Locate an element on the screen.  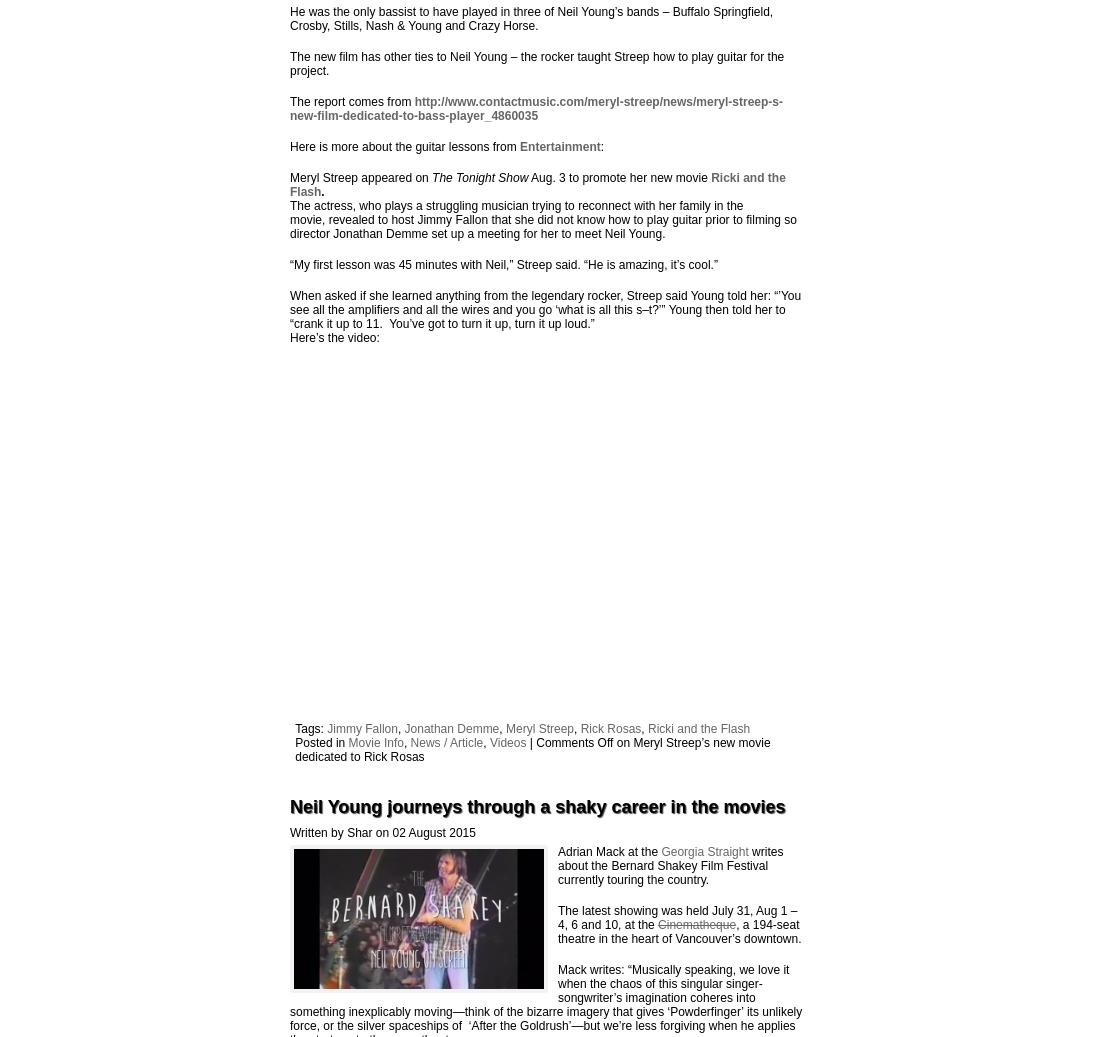
'He was the only bassist to have played in three of Neil Young’s bands – Buffalo Springfield, Crosby, Stills, Nash & Young and Crazy Horse.' is located at coordinates (531, 17).